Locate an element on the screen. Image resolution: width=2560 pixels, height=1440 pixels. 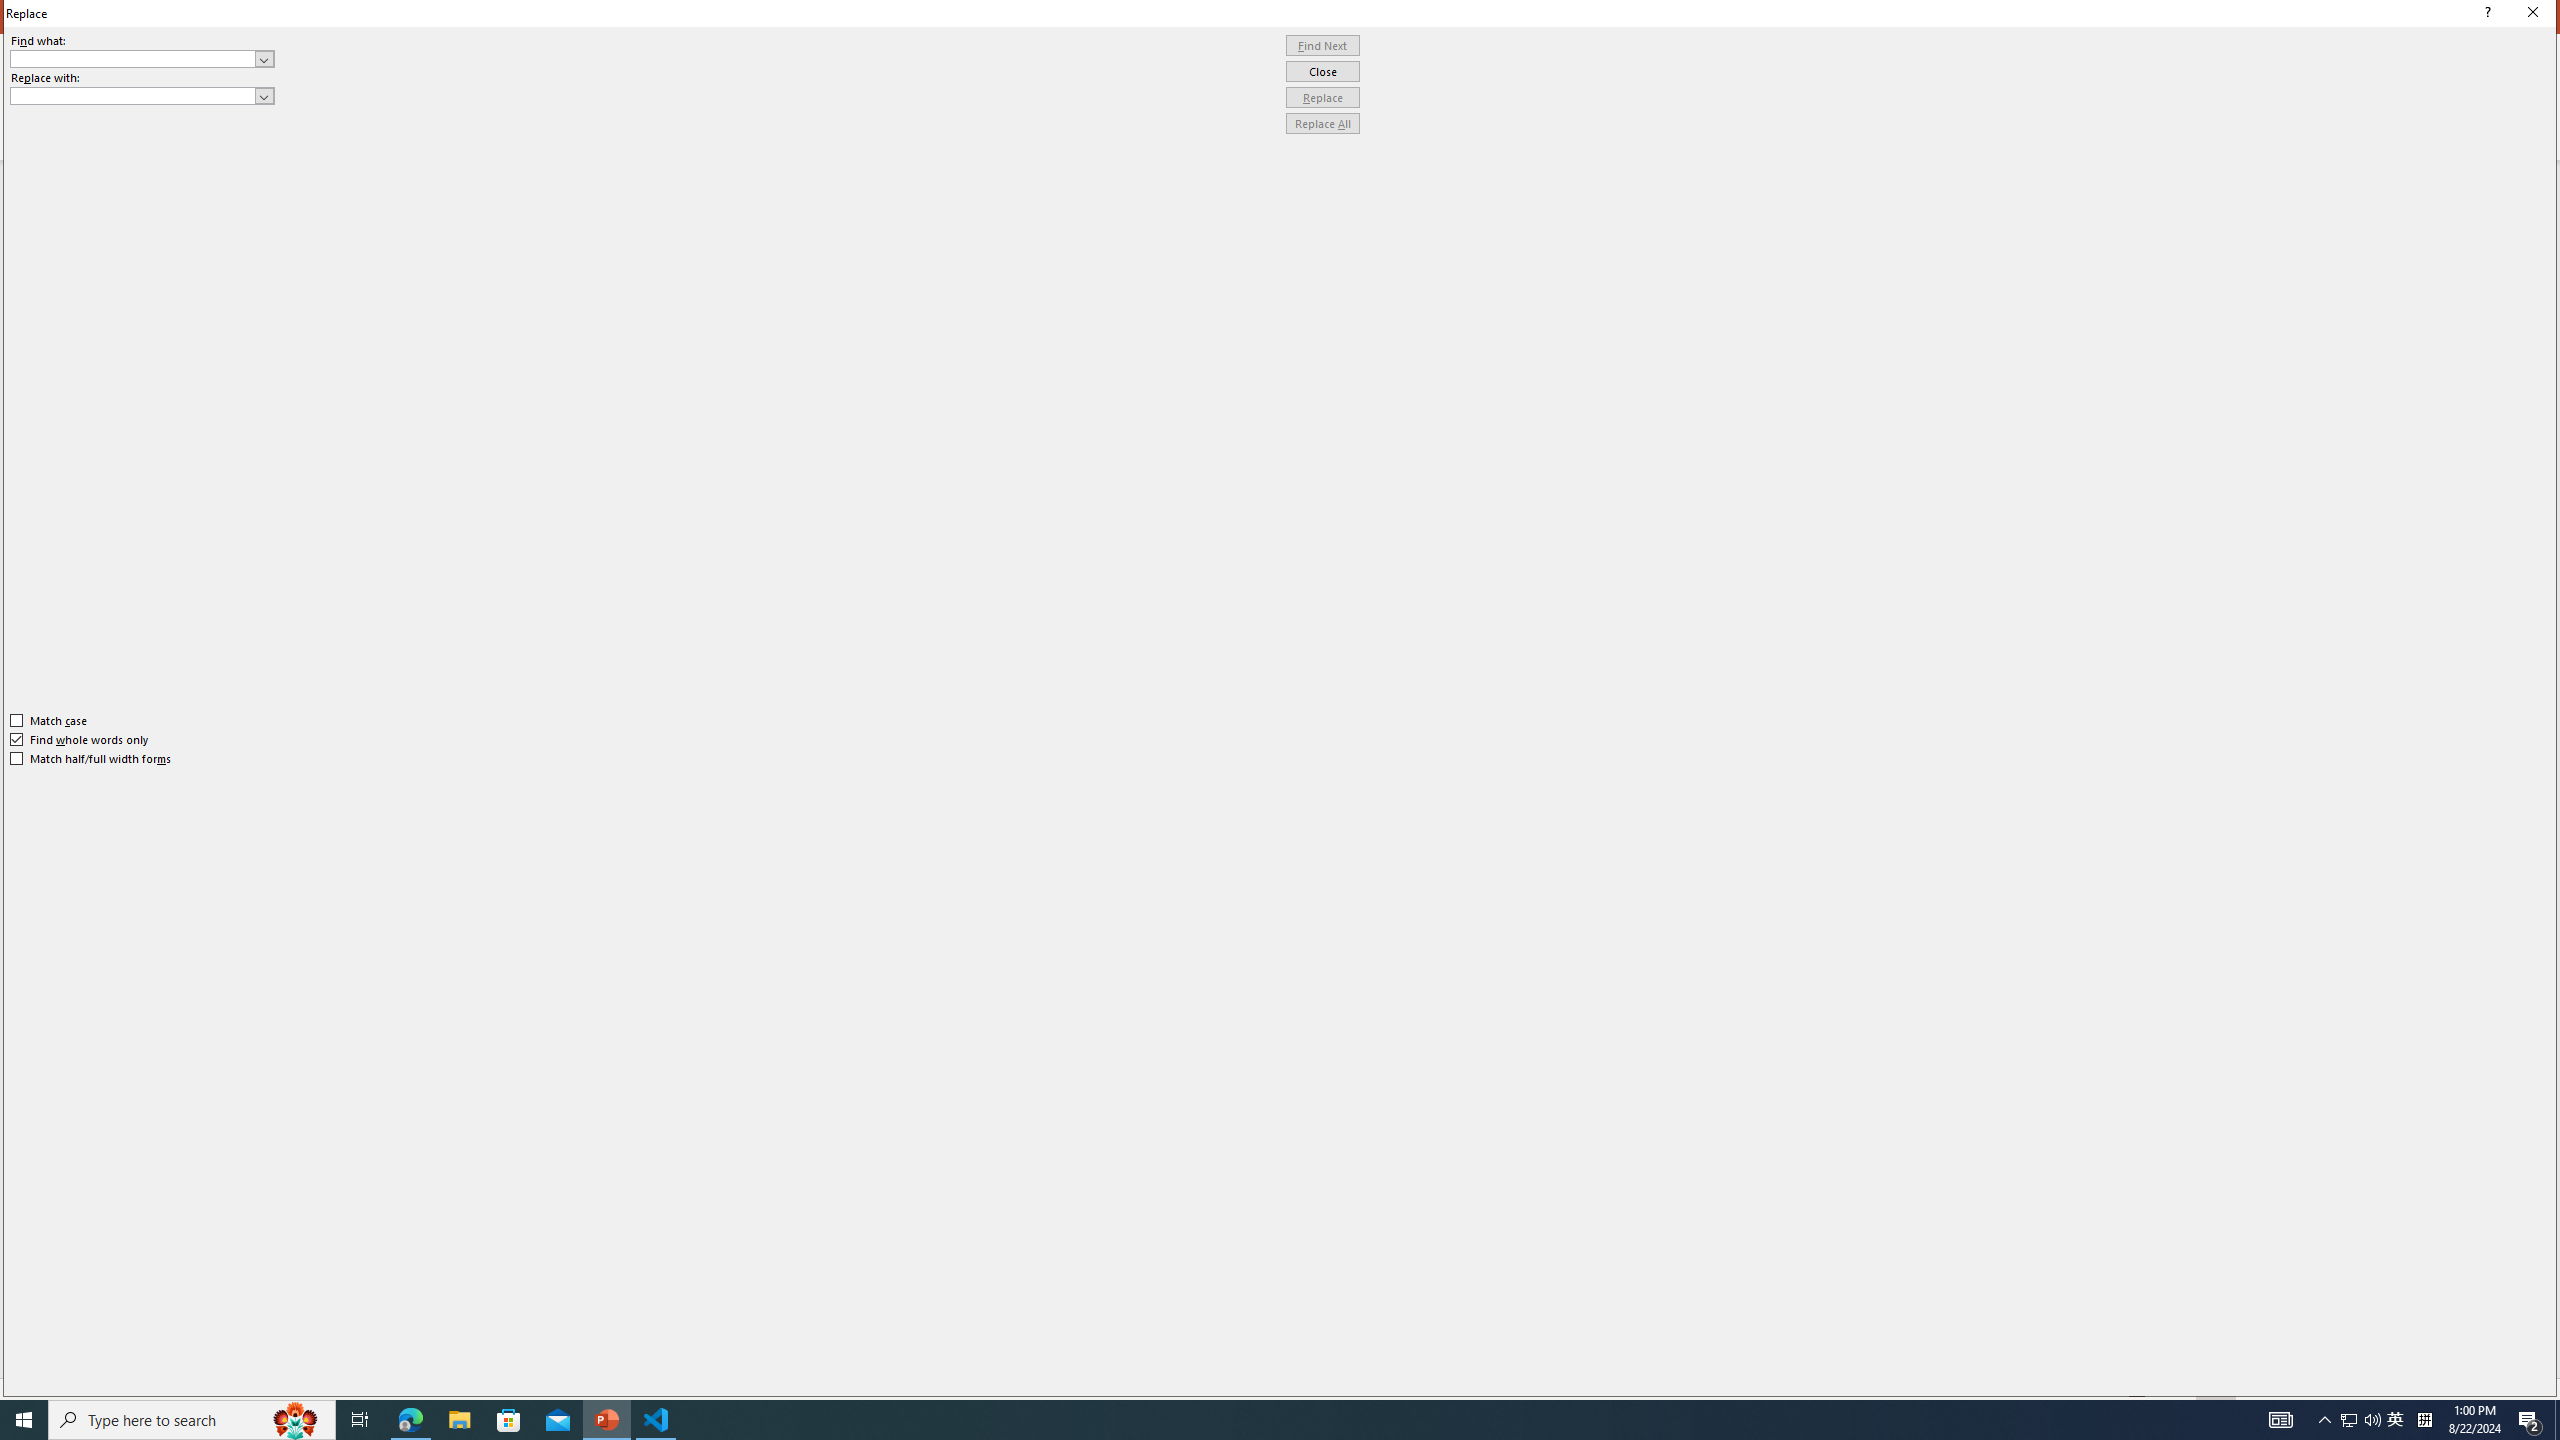
'Find what' is located at coordinates (133, 58).